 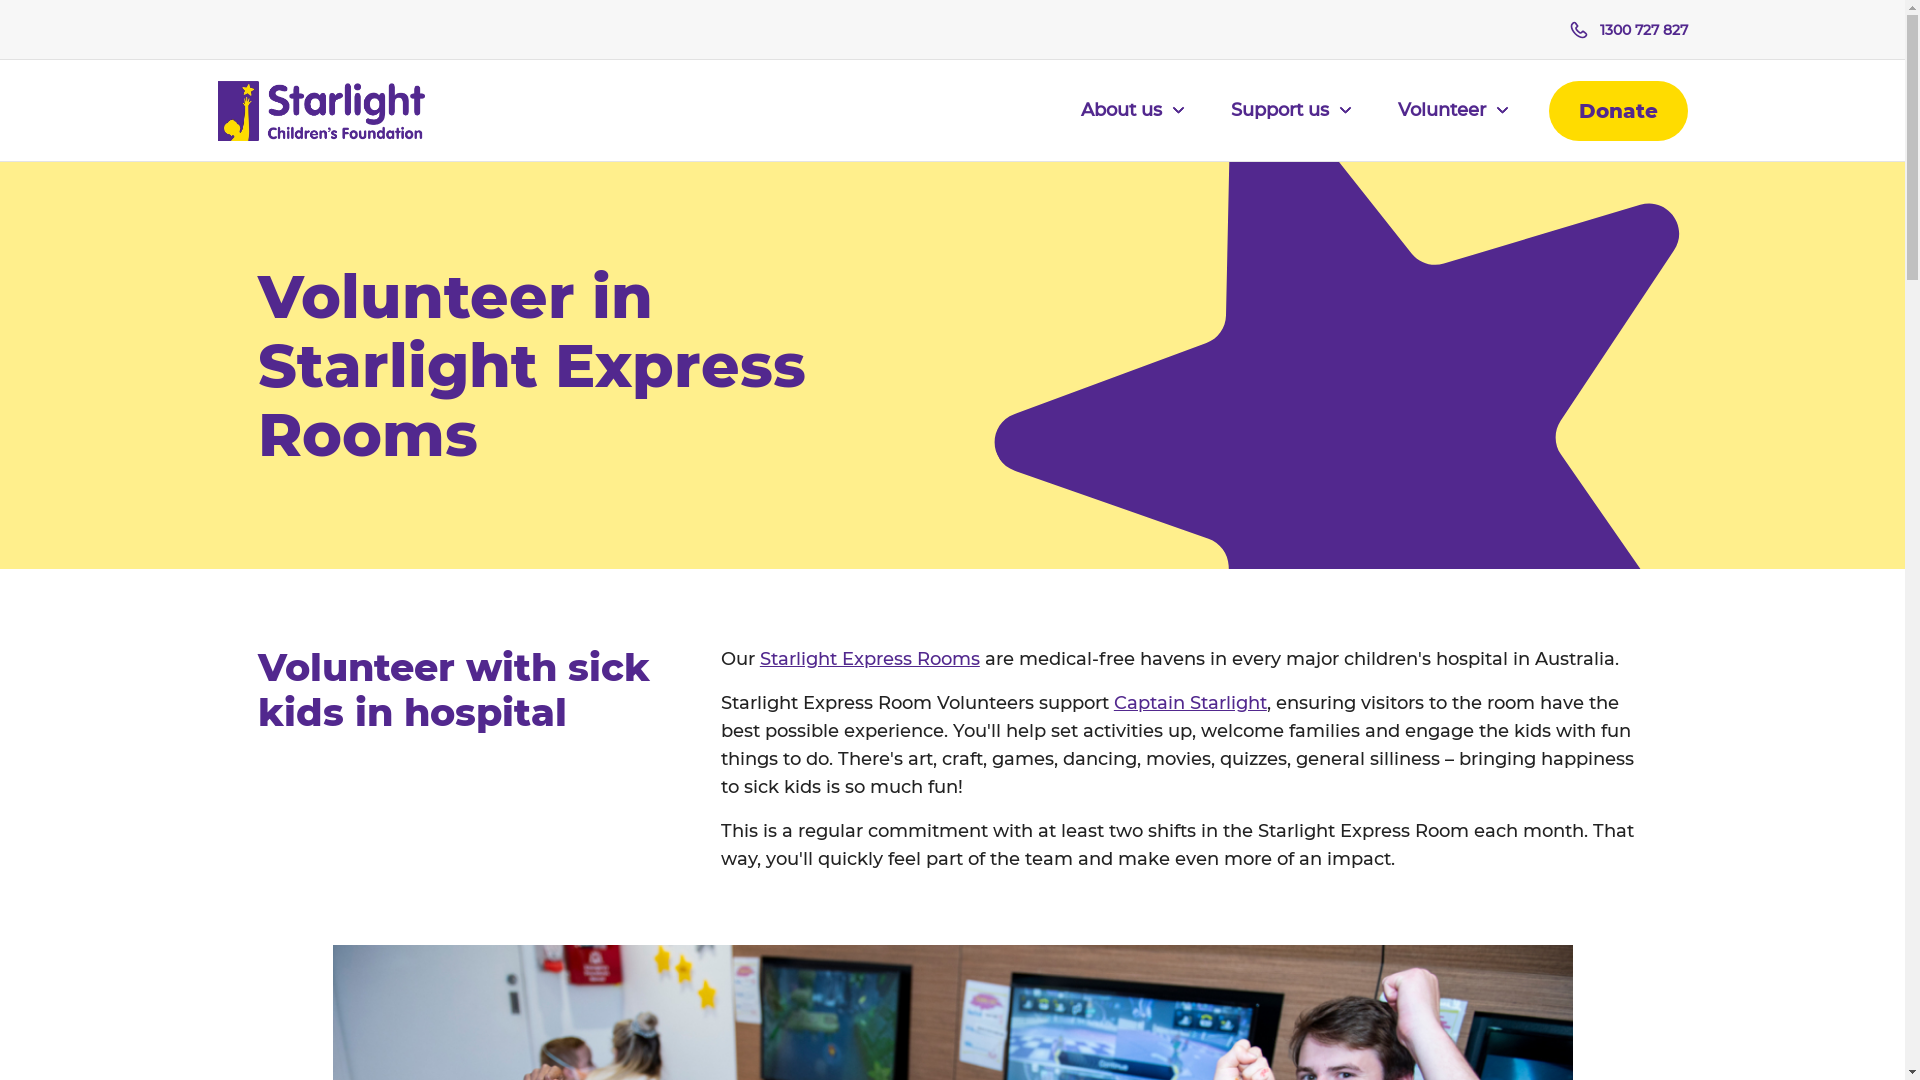 I want to click on 'Donate', so click(x=1547, y=111).